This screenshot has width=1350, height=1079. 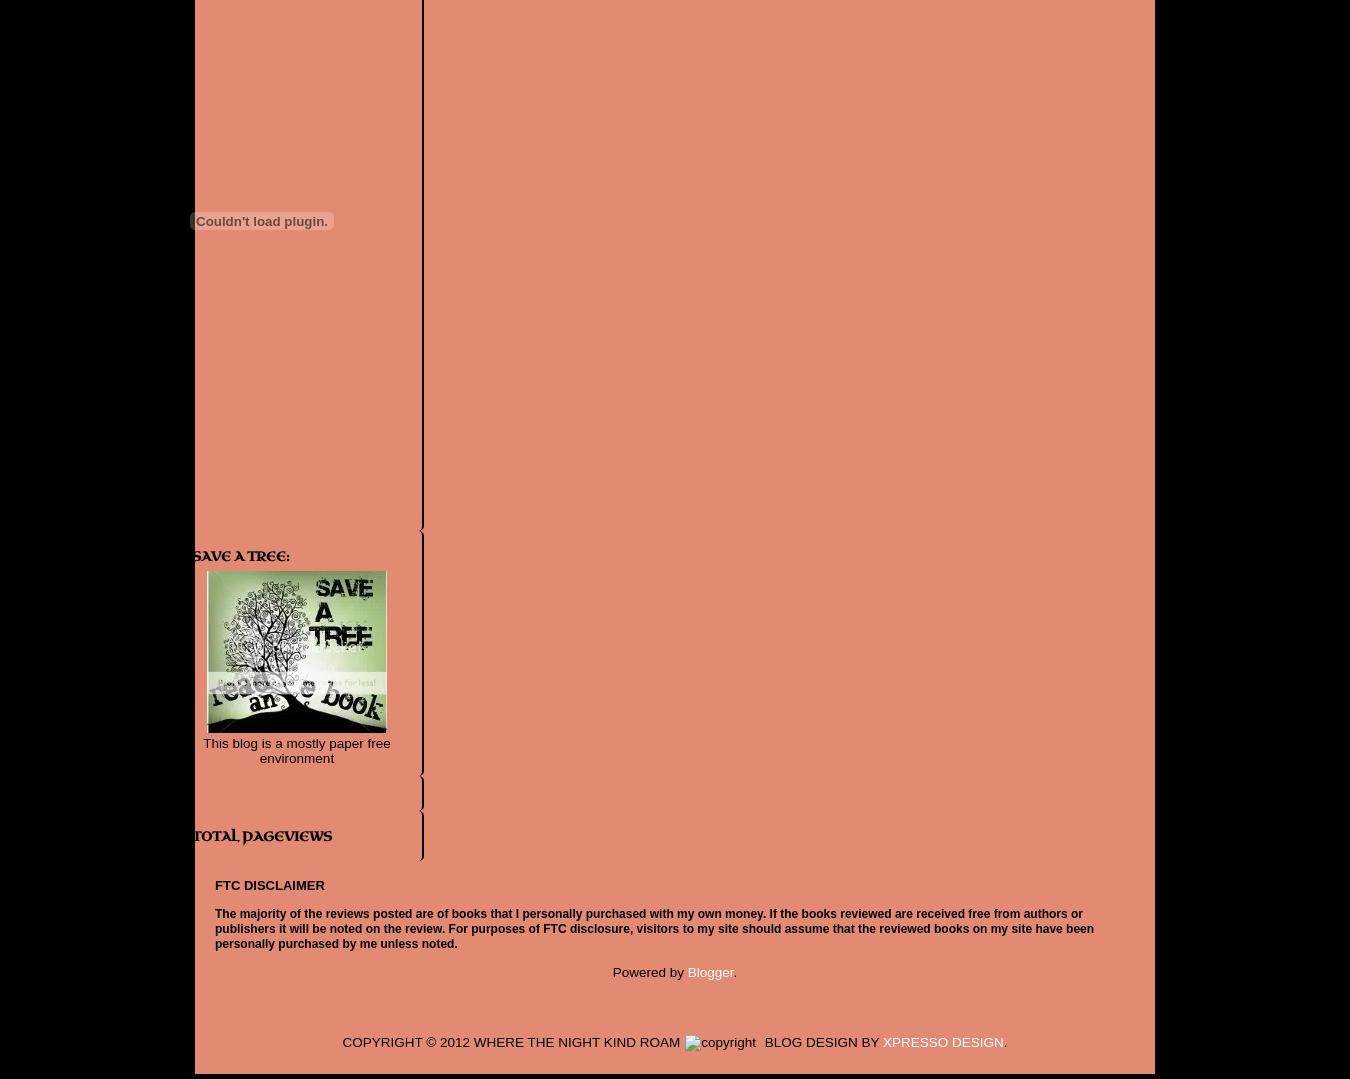 What do you see at coordinates (941, 1040) in the screenshot?
I see `'XPRESSO DESIGN'` at bounding box center [941, 1040].